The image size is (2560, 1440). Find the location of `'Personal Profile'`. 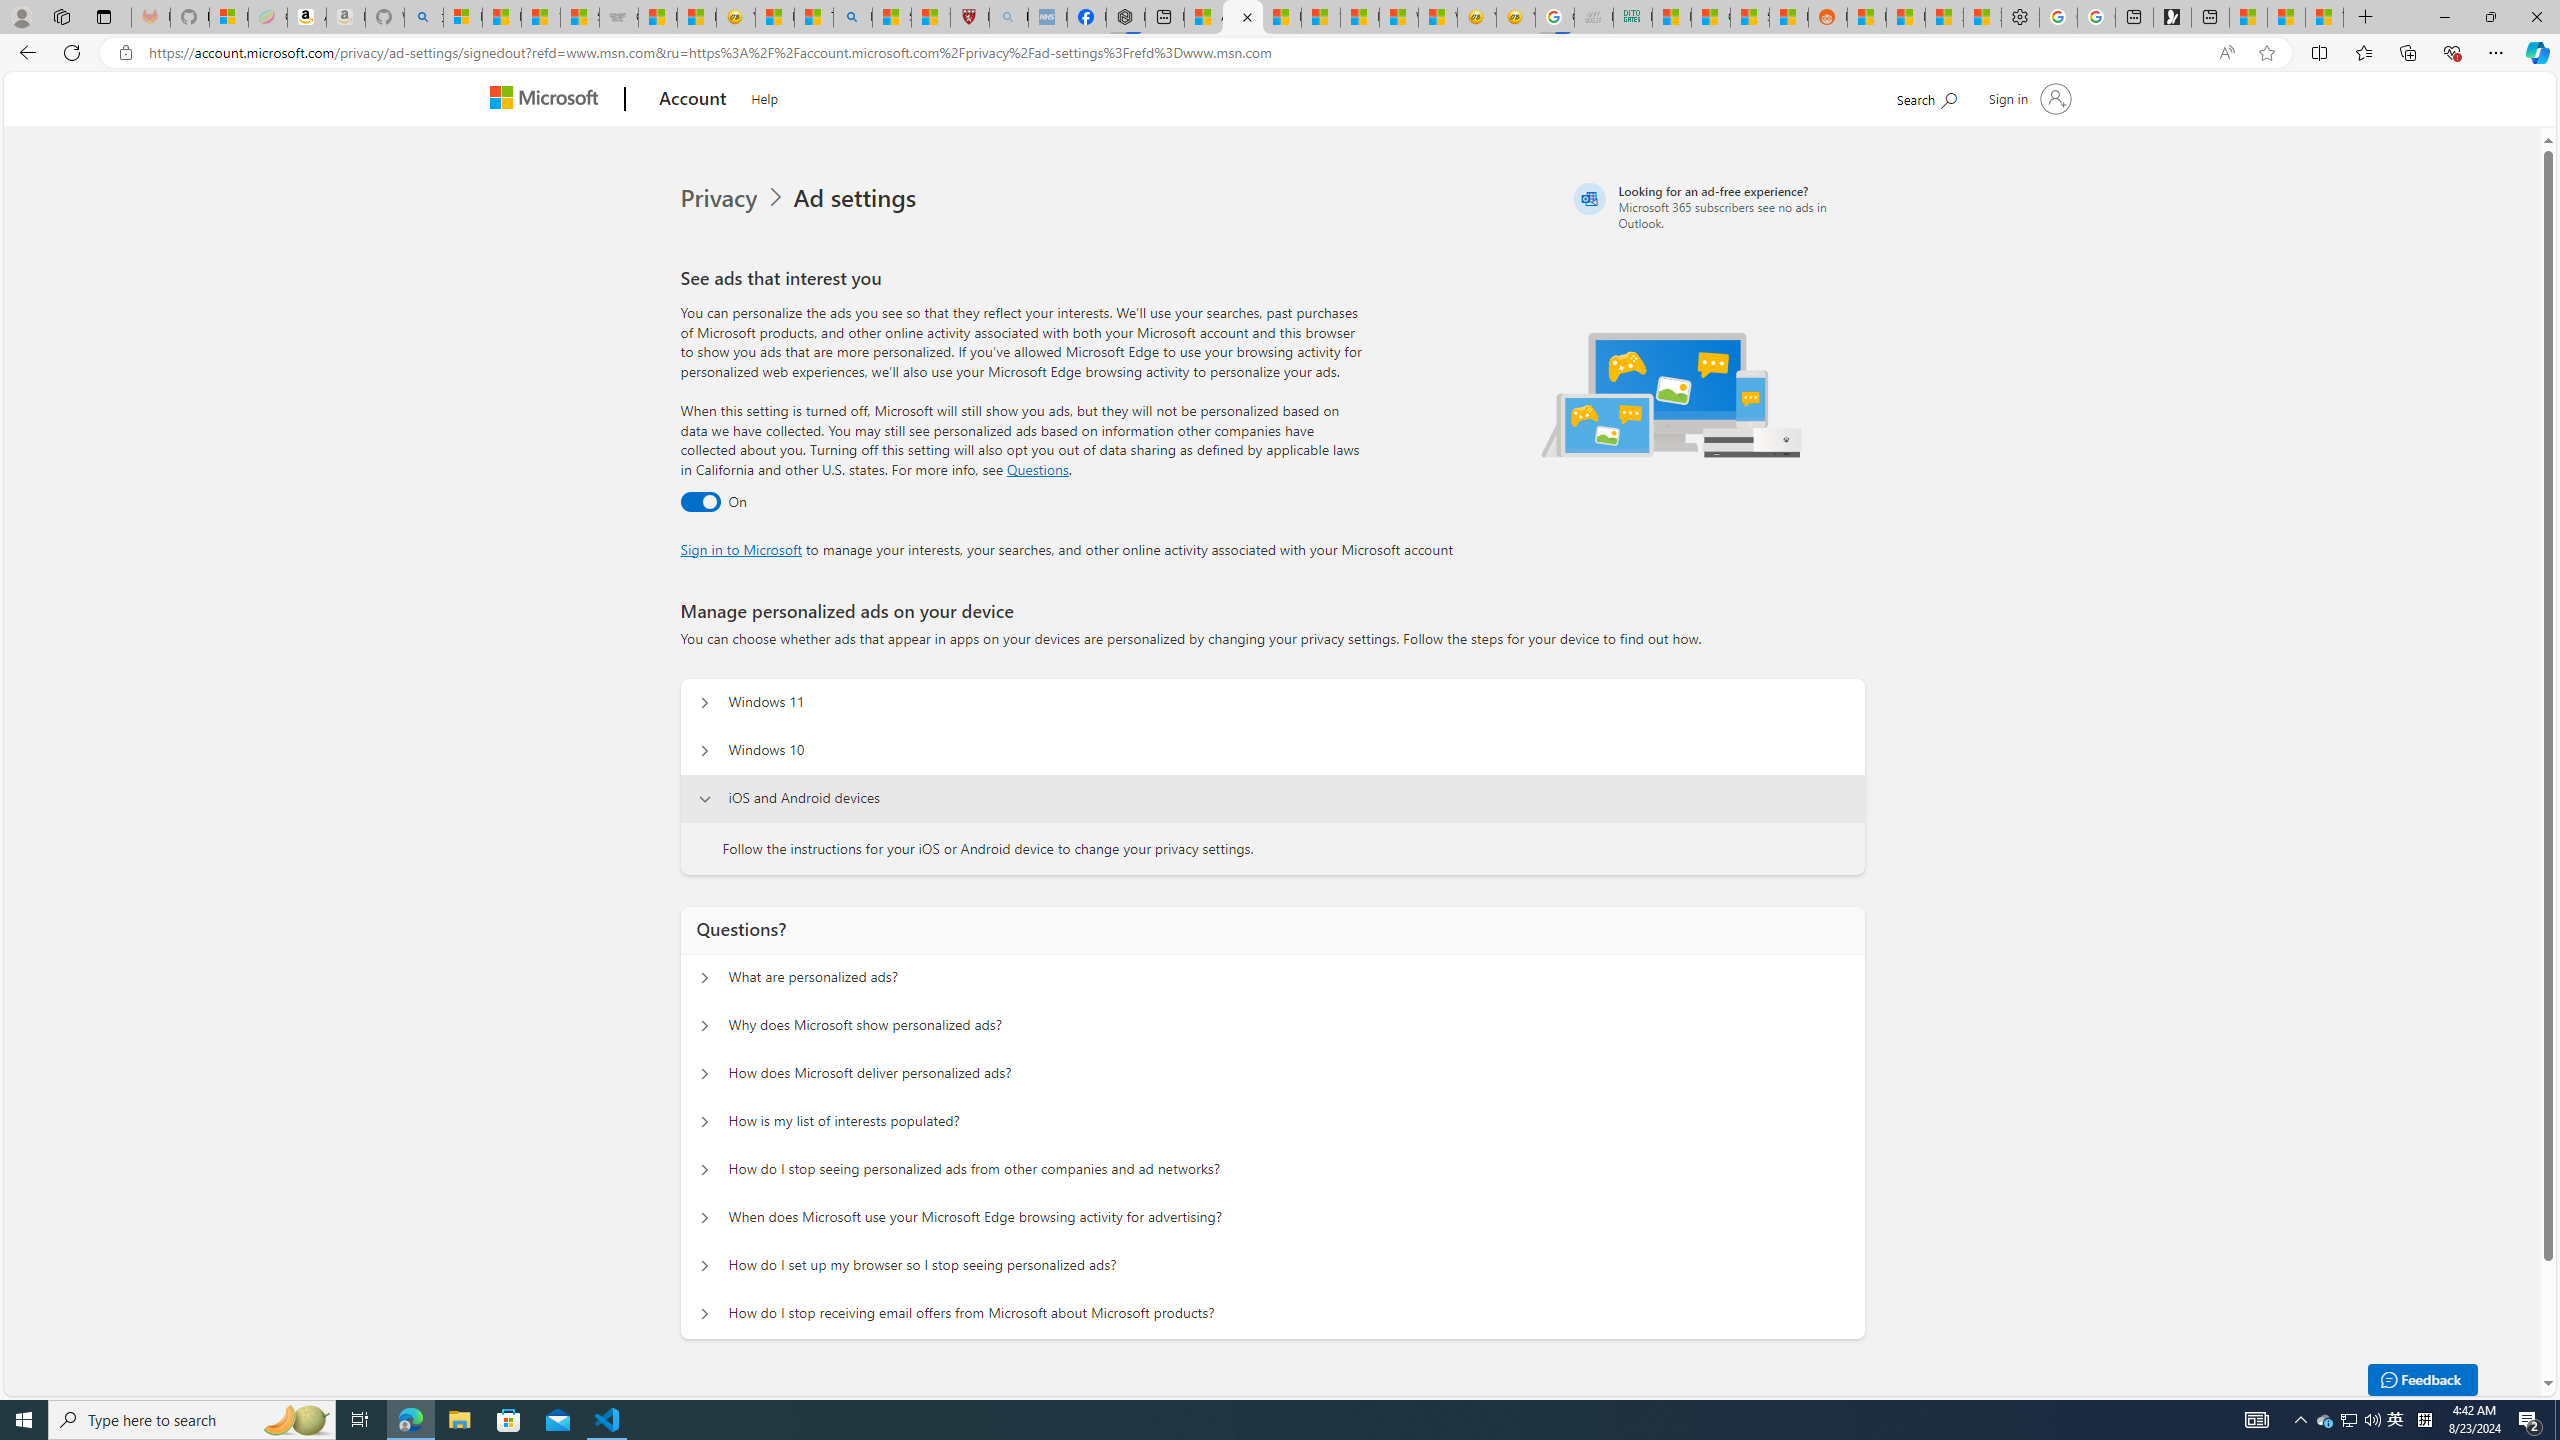

'Personal Profile' is located at coordinates (20, 16).